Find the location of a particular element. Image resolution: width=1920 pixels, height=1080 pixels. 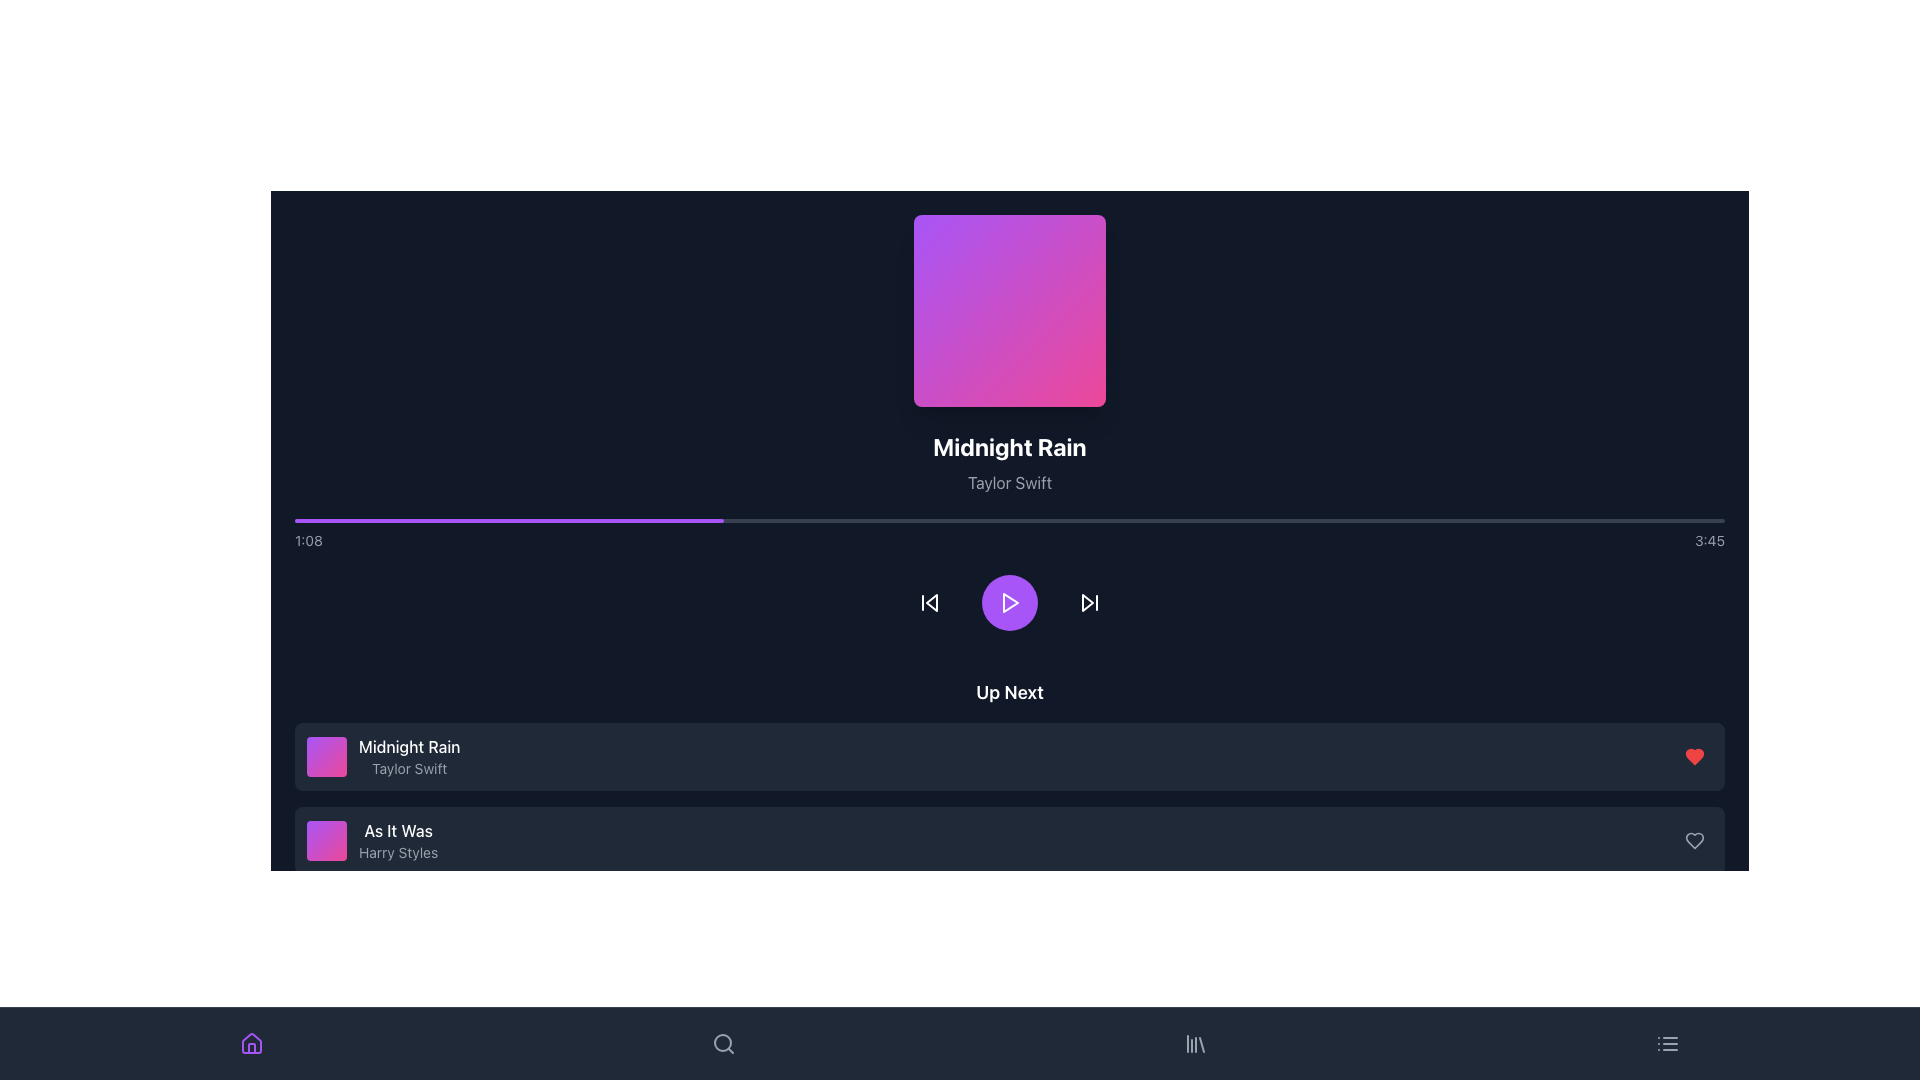

the triangle-shaped Play button icon located at the center of the control bar is located at coordinates (1011, 601).